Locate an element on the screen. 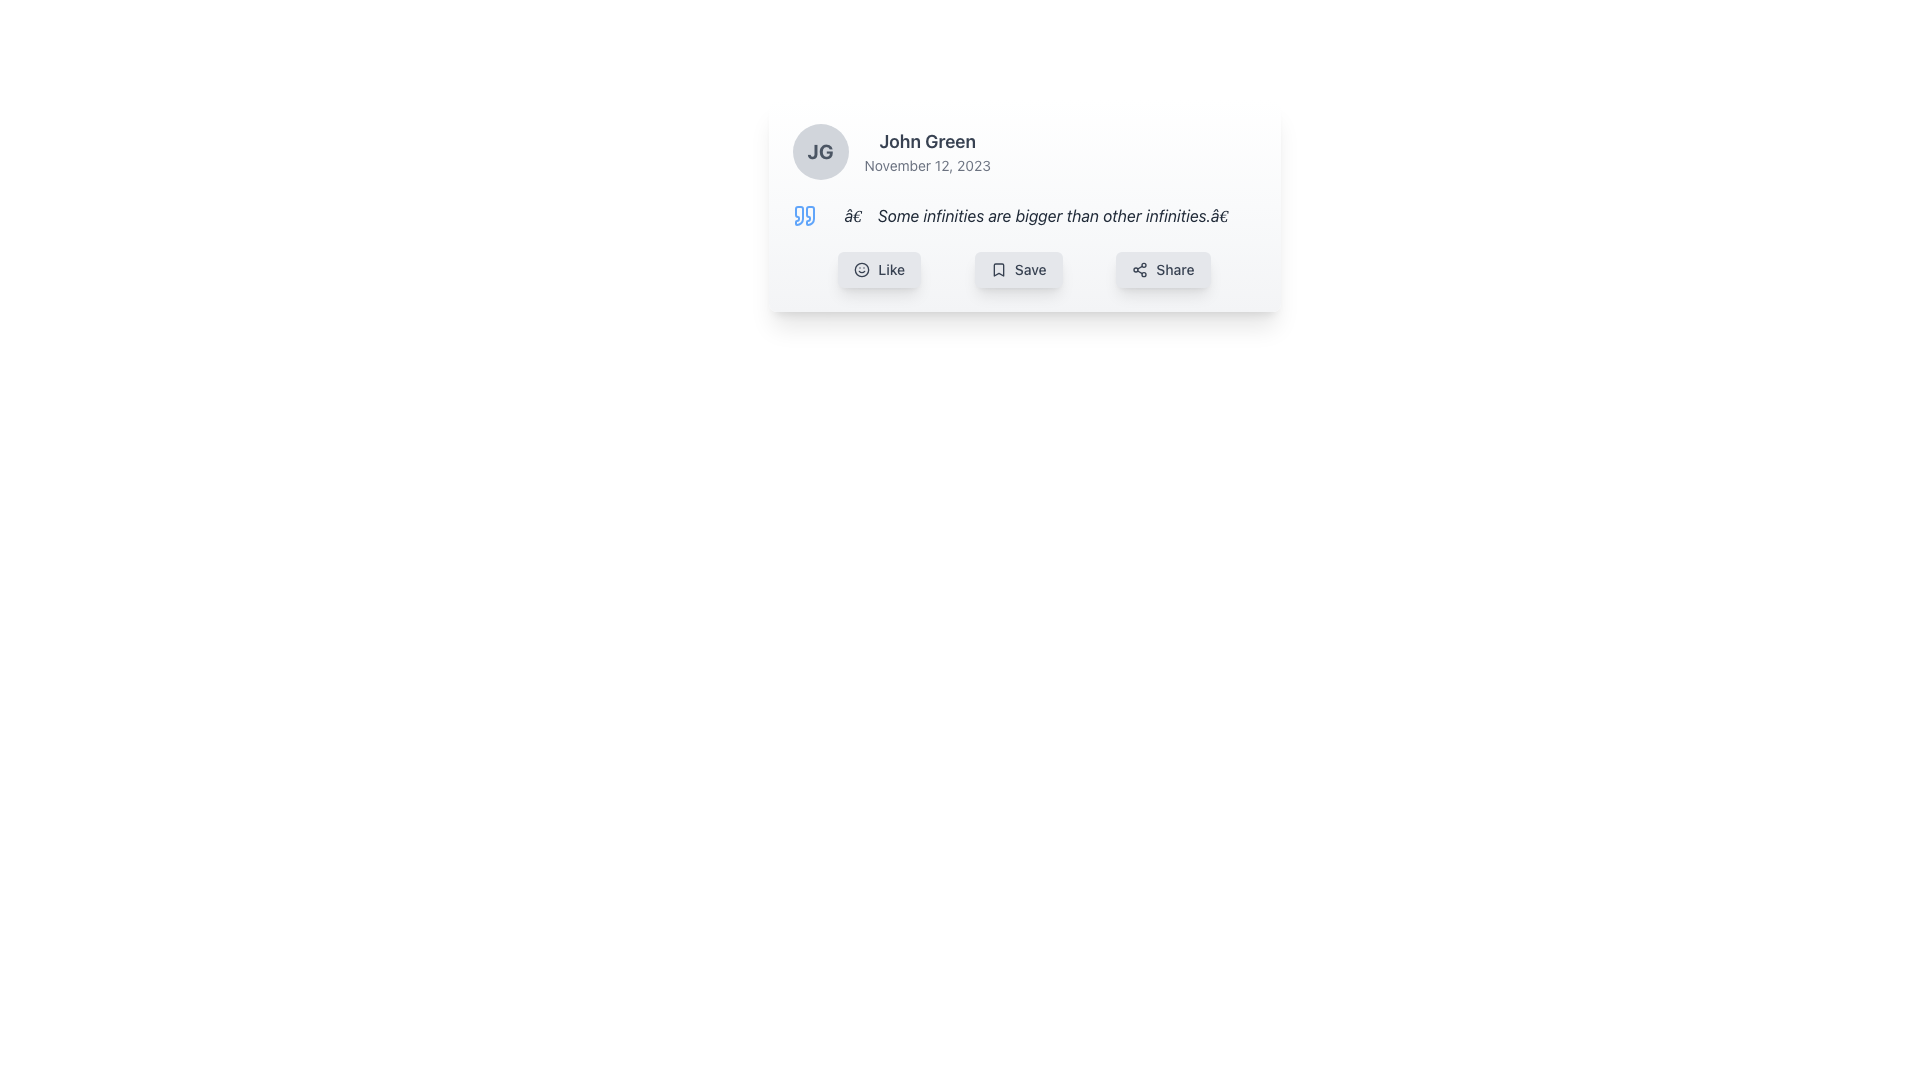  displayed date from the text label showing 'November 12, 2023' located below 'John Green' in a card-like layout is located at coordinates (926, 164).